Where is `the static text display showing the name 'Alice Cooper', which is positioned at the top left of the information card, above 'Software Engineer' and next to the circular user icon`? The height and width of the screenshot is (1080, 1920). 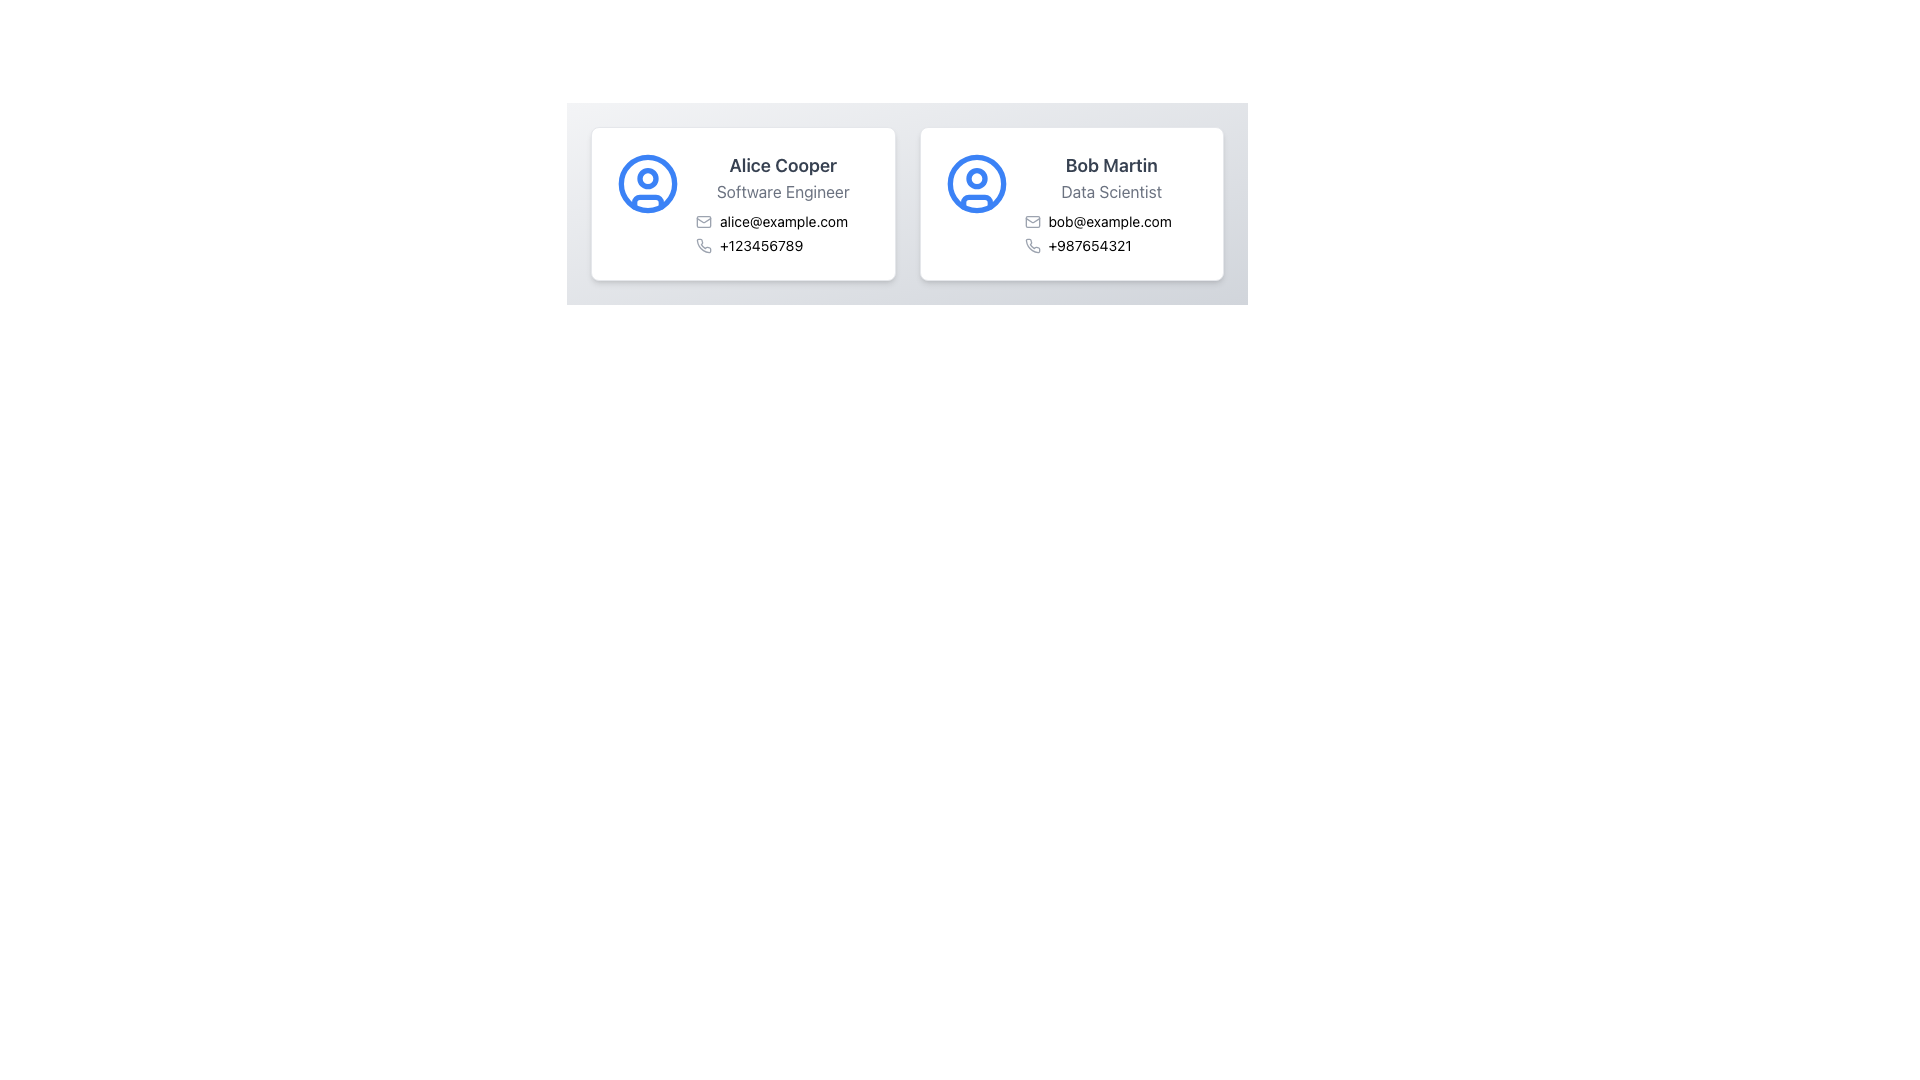 the static text display showing the name 'Alice Cooper', which is positioned at the top left of the information card, above 'Software Engineer' and next to the circular user icon is located at coordinates (782, 164).